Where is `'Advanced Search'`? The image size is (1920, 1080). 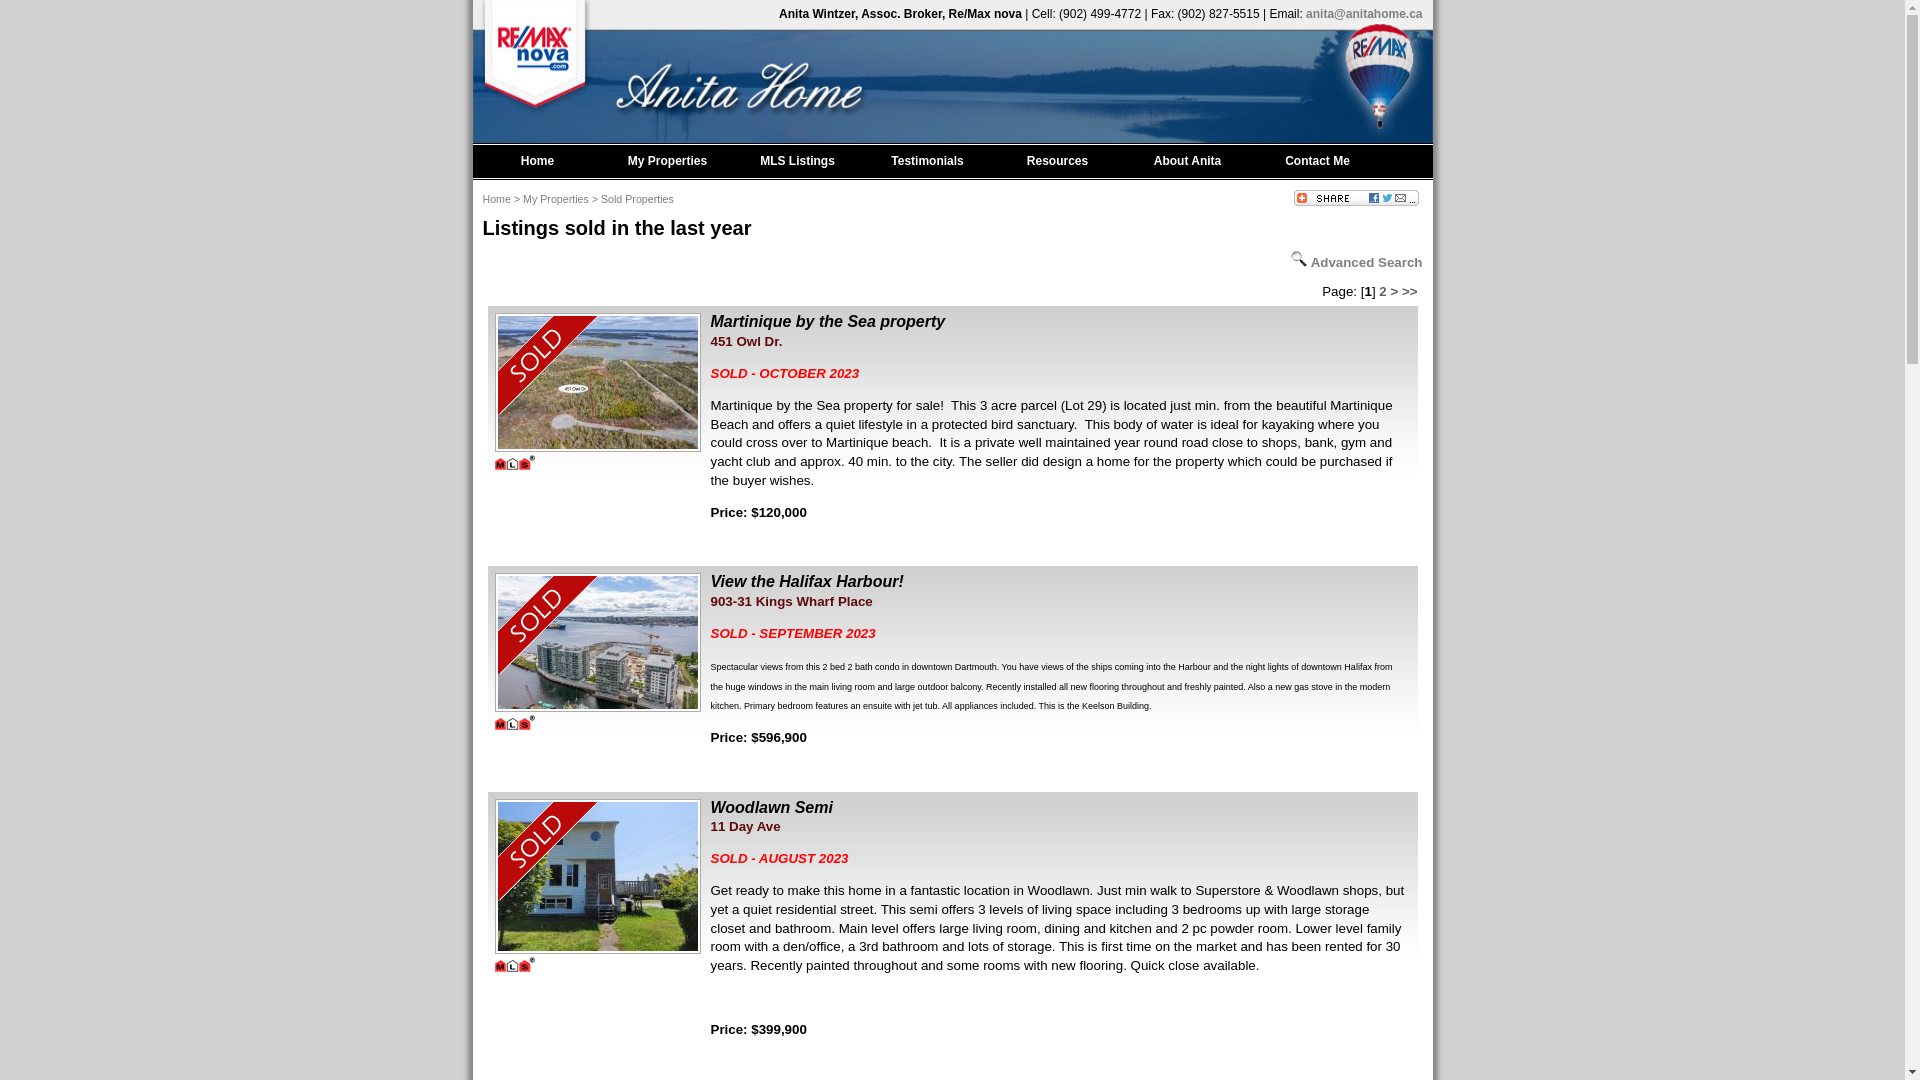 'Advanced Search' is located at coordinates (1356, 261).